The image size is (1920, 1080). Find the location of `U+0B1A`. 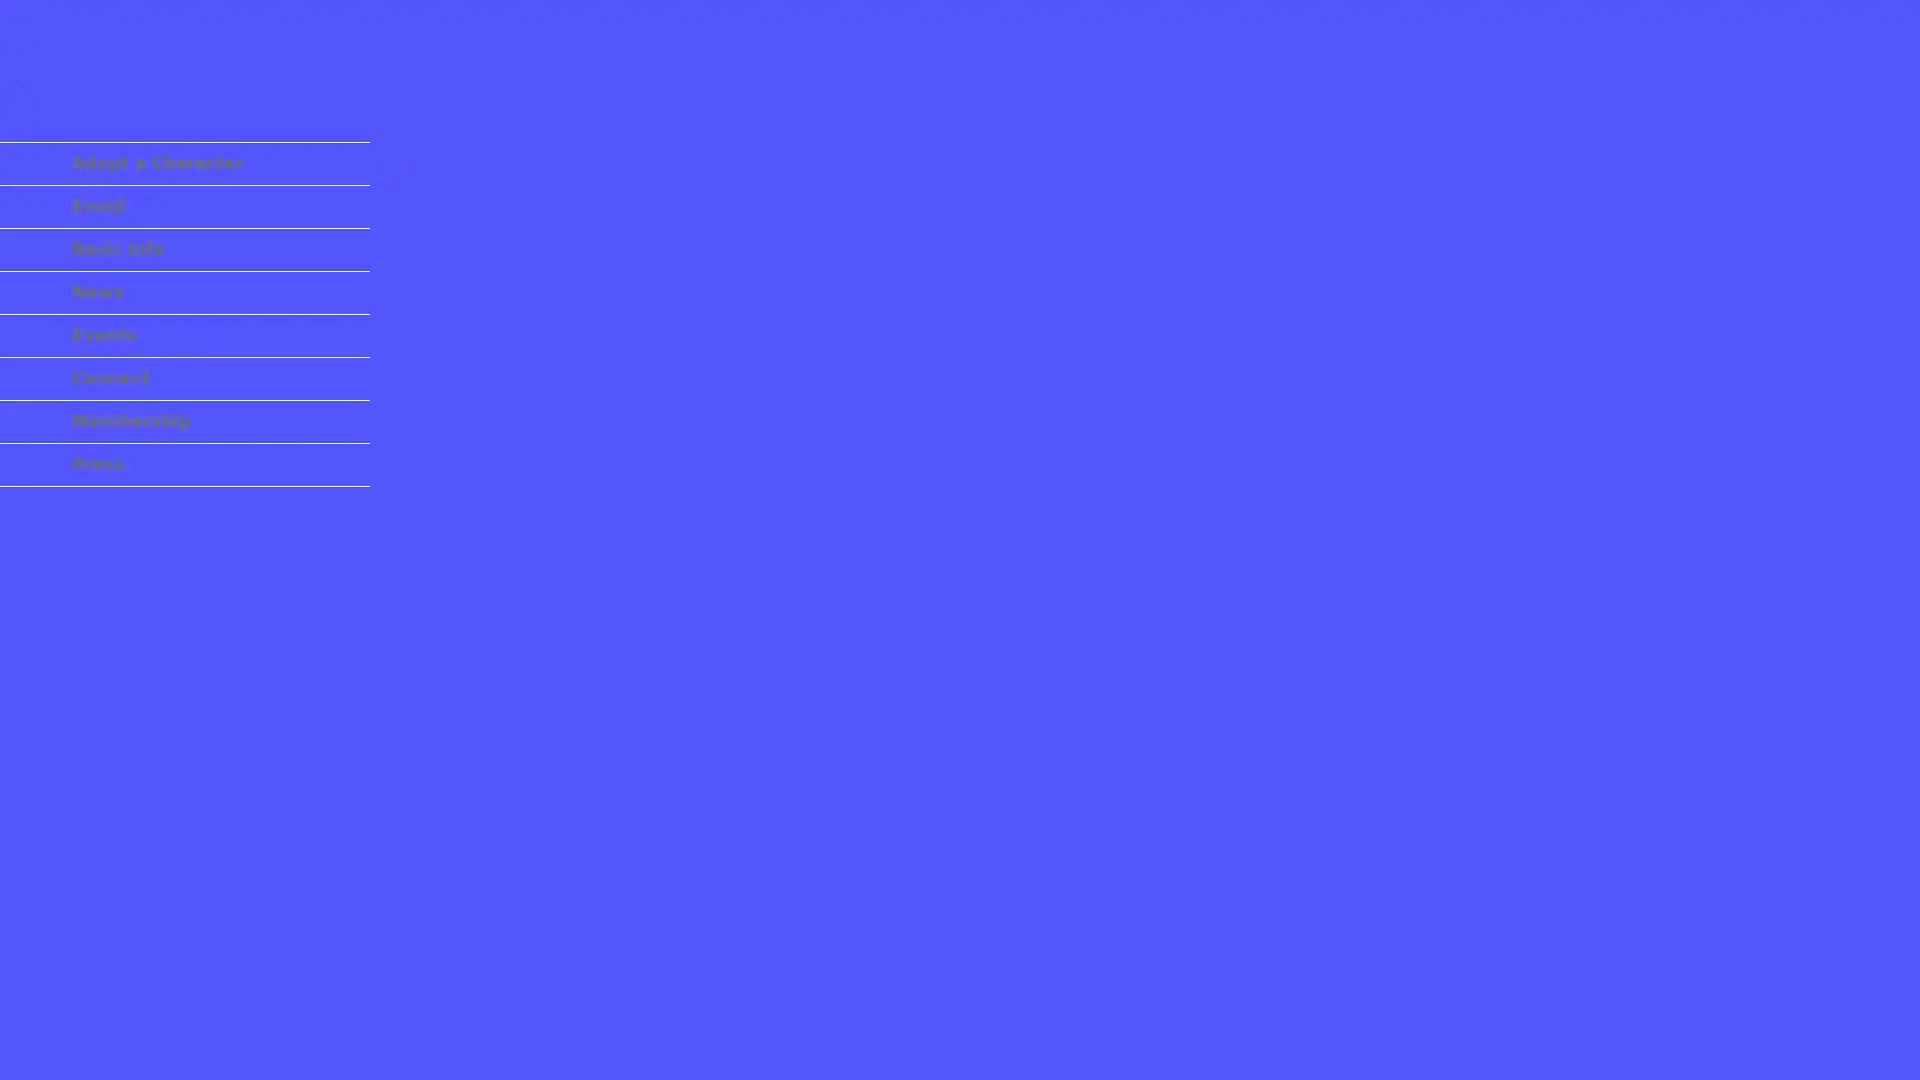

U+0B1A is located at coordinates (908, 700).